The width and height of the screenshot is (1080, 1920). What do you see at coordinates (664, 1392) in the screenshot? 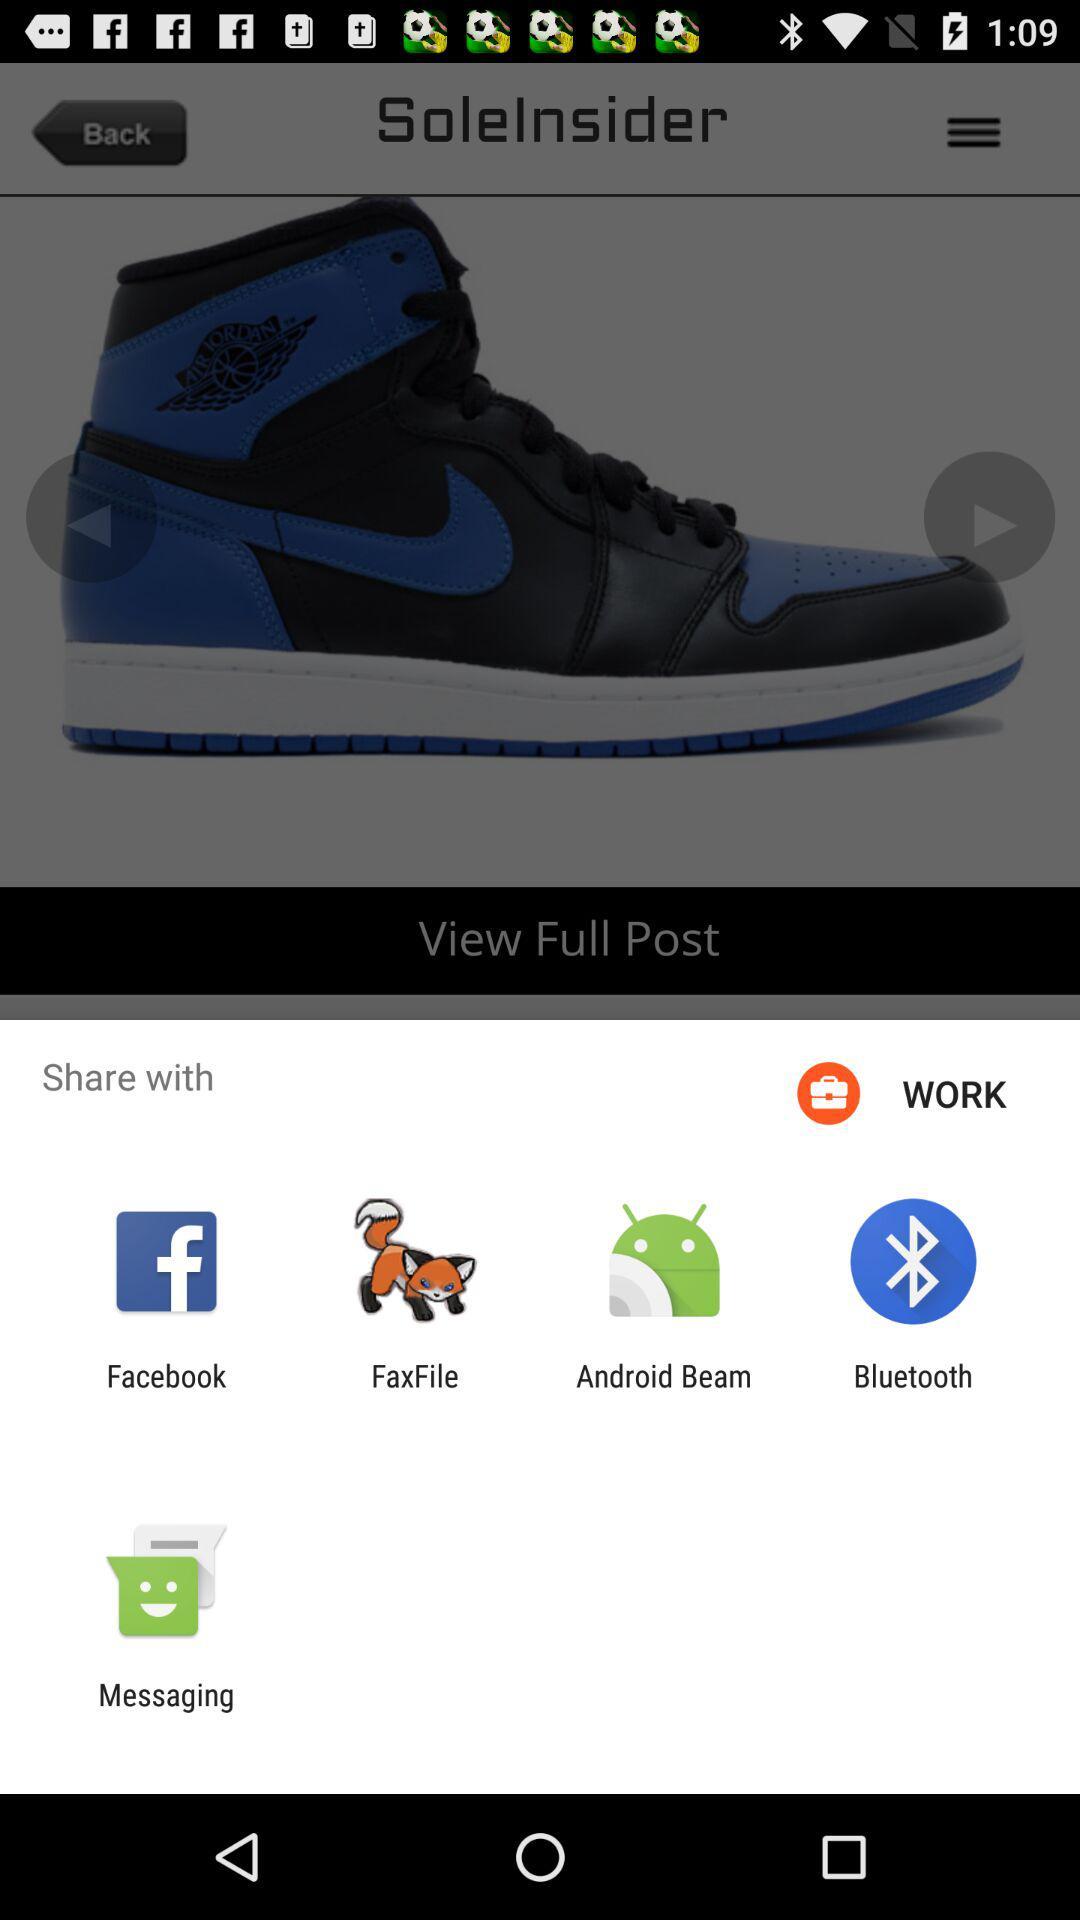
I see `the item to the left of the bluetooth item` at bounding box center [664, 1392].